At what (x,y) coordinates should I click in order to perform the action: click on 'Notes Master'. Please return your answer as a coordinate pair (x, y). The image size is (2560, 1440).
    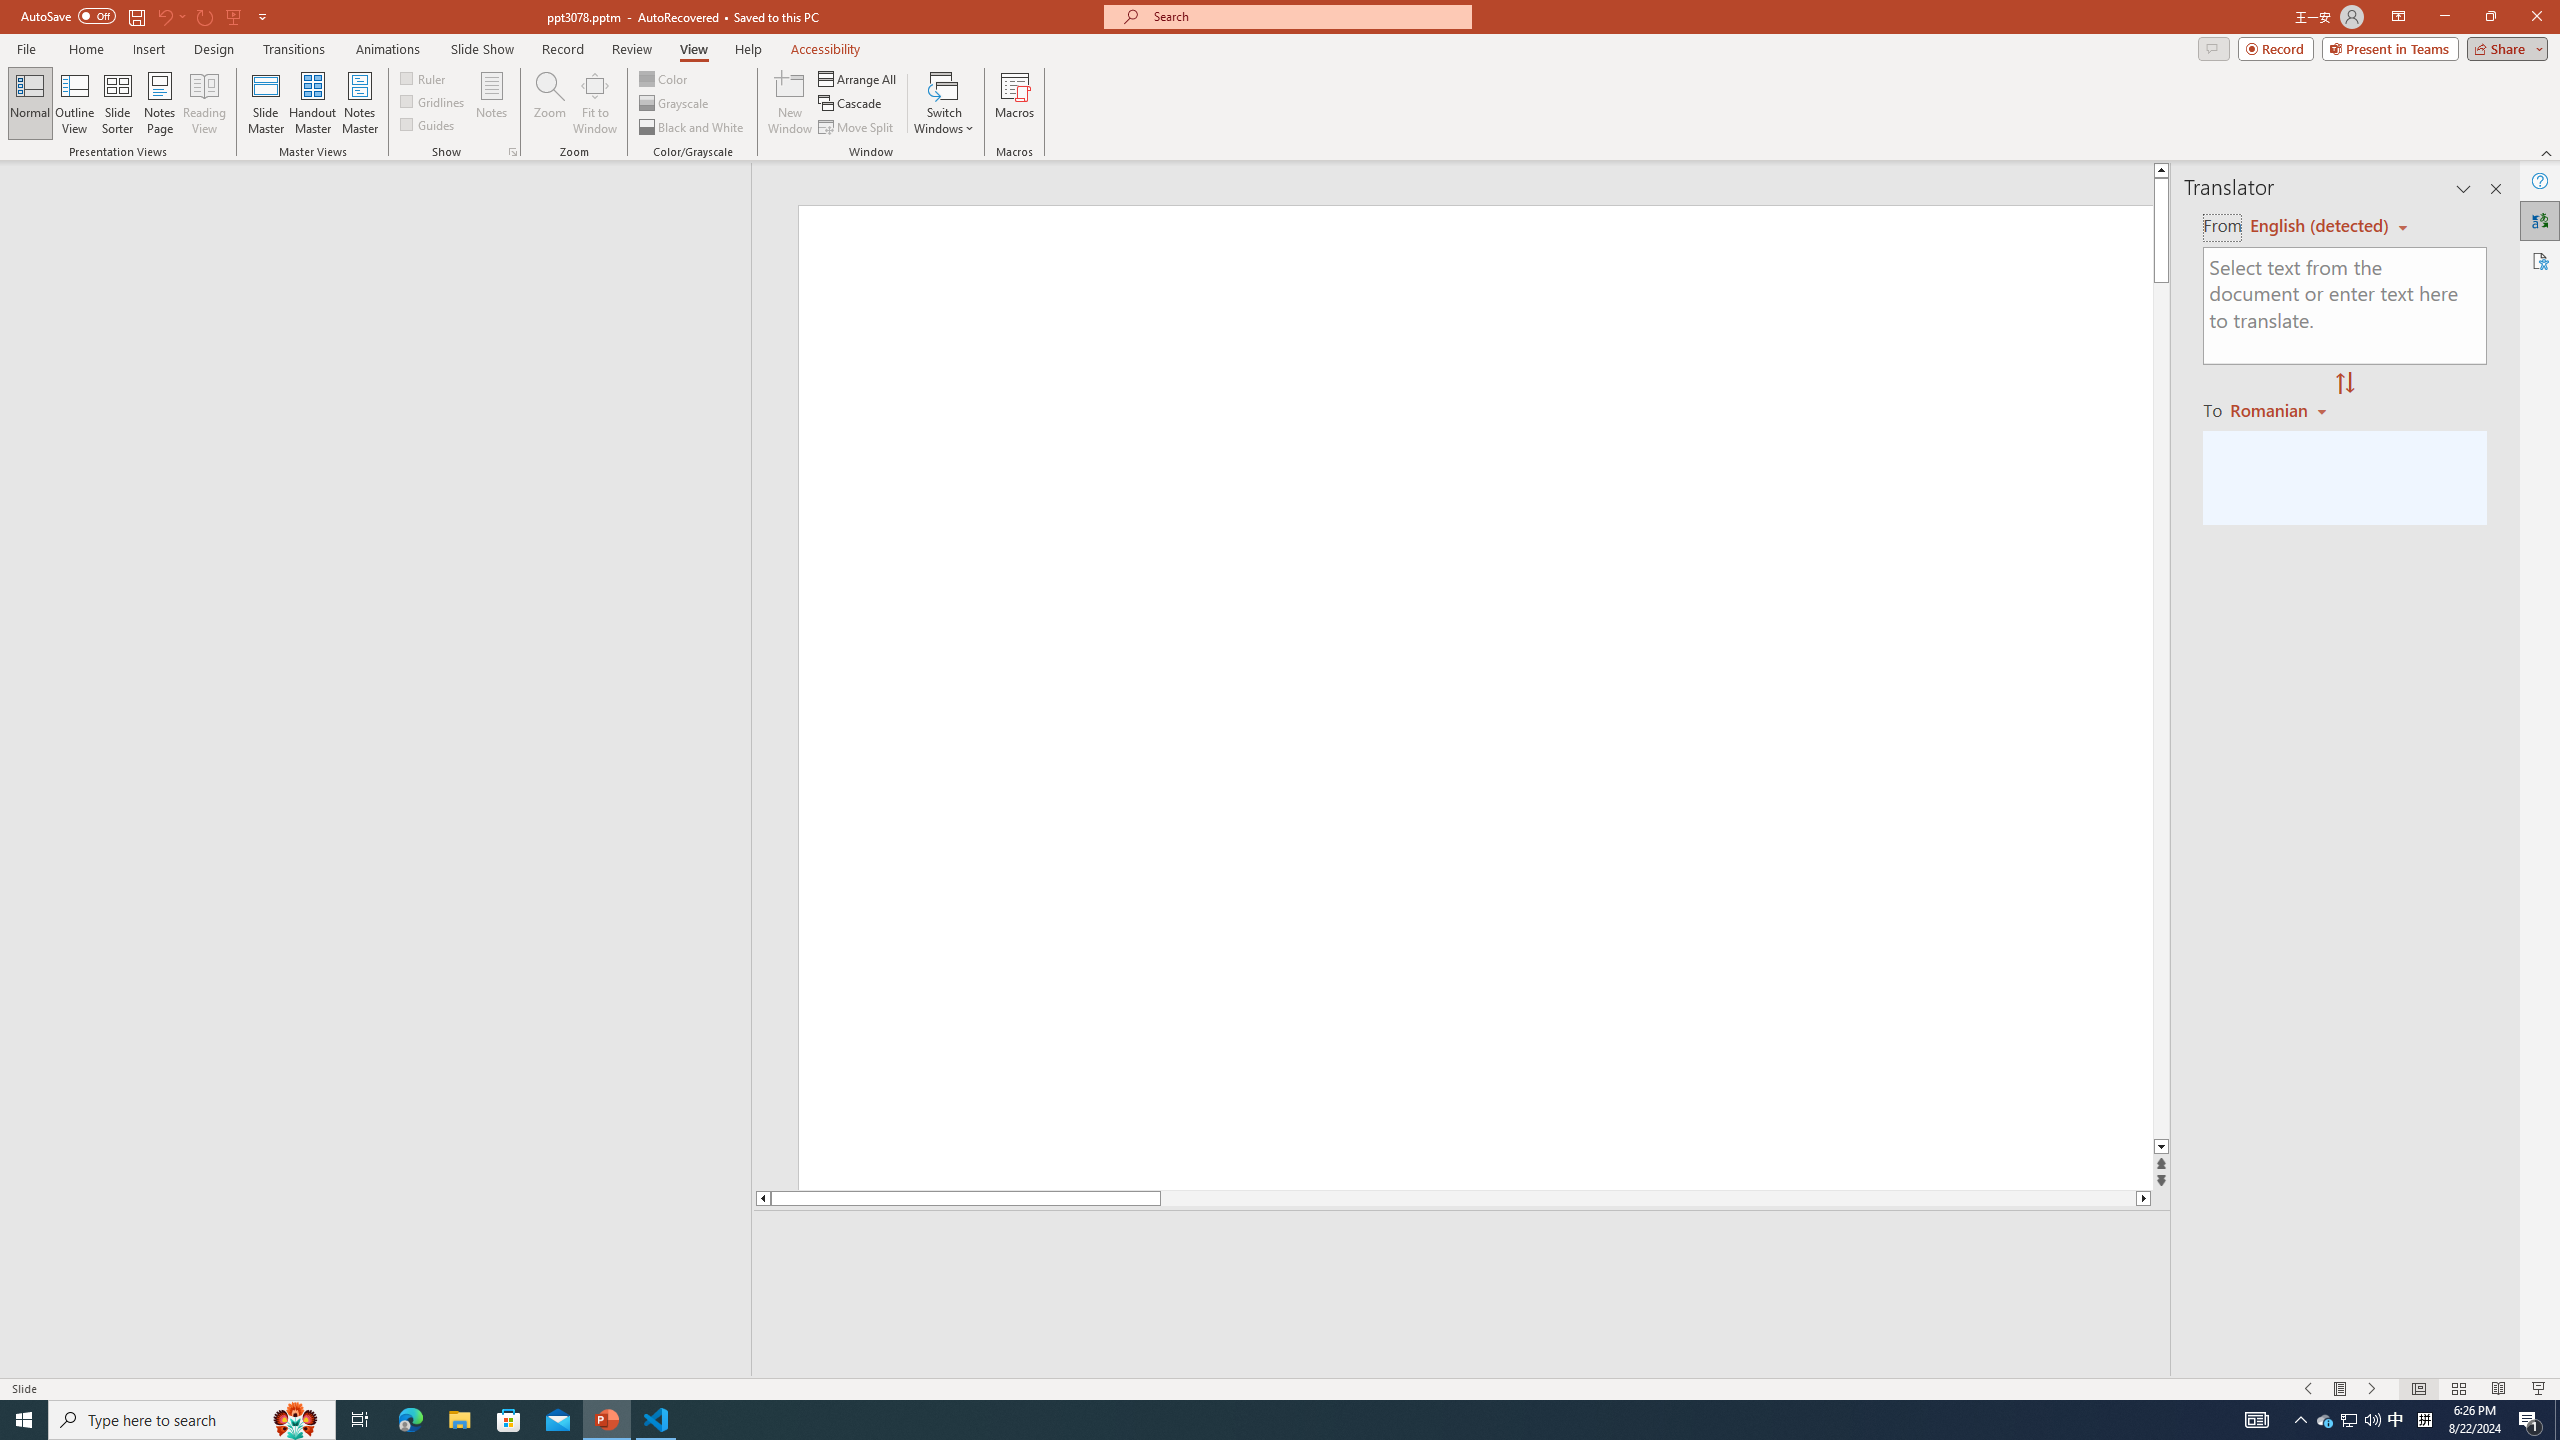
    Looking at the image, I should click on (358, 103).